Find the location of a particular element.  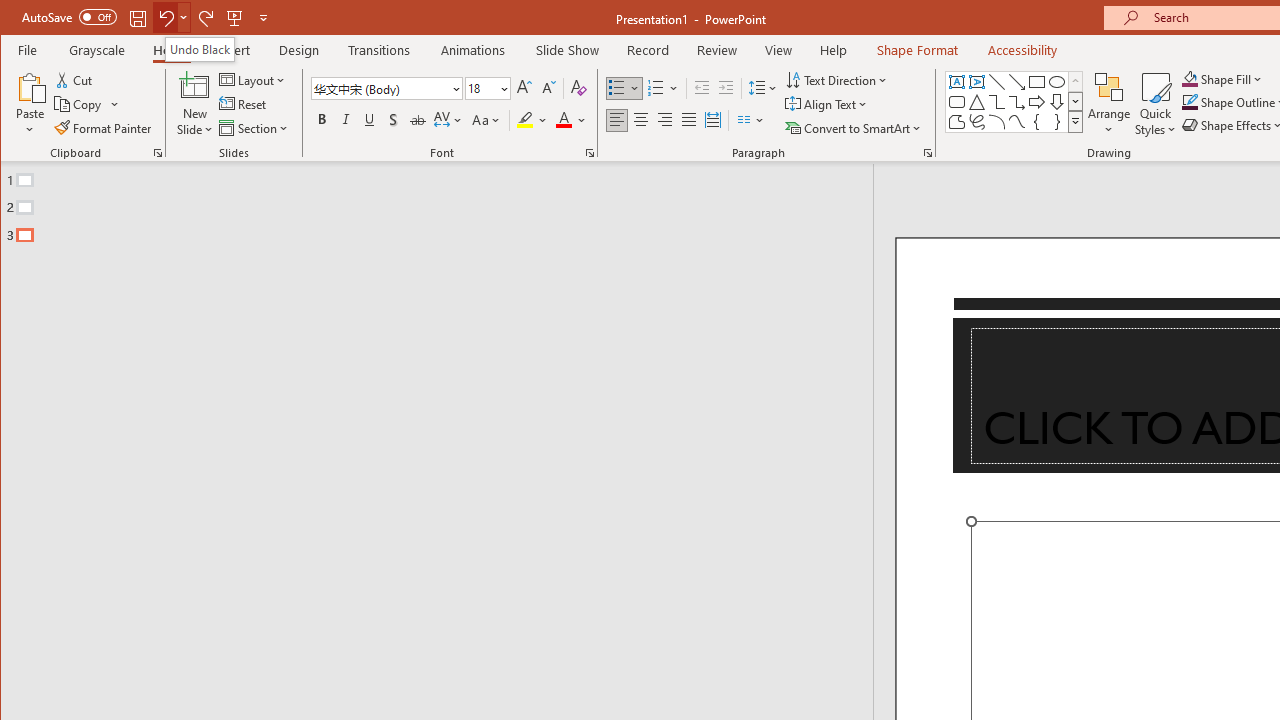

'Arrow: Right' is located at coordinates (1036, 102).